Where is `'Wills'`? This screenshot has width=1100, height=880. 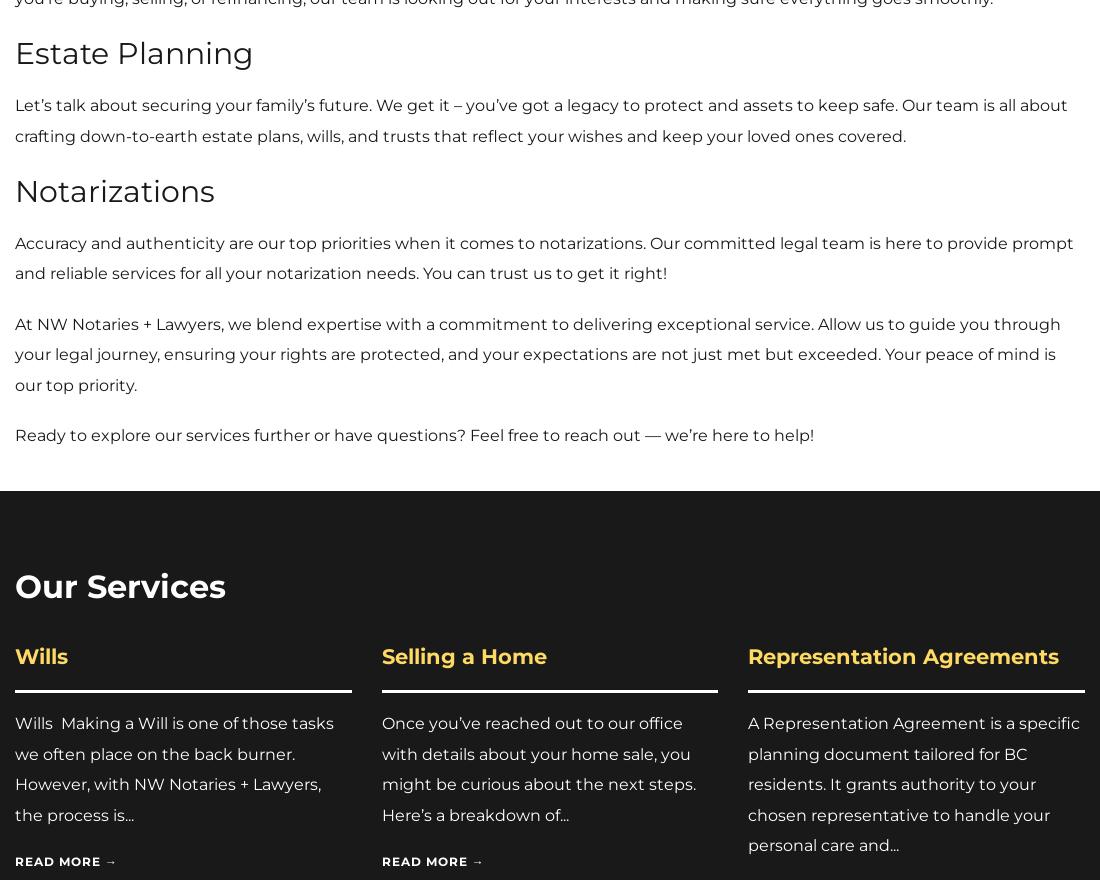
'Wills' is located at coordinates (40, 656).